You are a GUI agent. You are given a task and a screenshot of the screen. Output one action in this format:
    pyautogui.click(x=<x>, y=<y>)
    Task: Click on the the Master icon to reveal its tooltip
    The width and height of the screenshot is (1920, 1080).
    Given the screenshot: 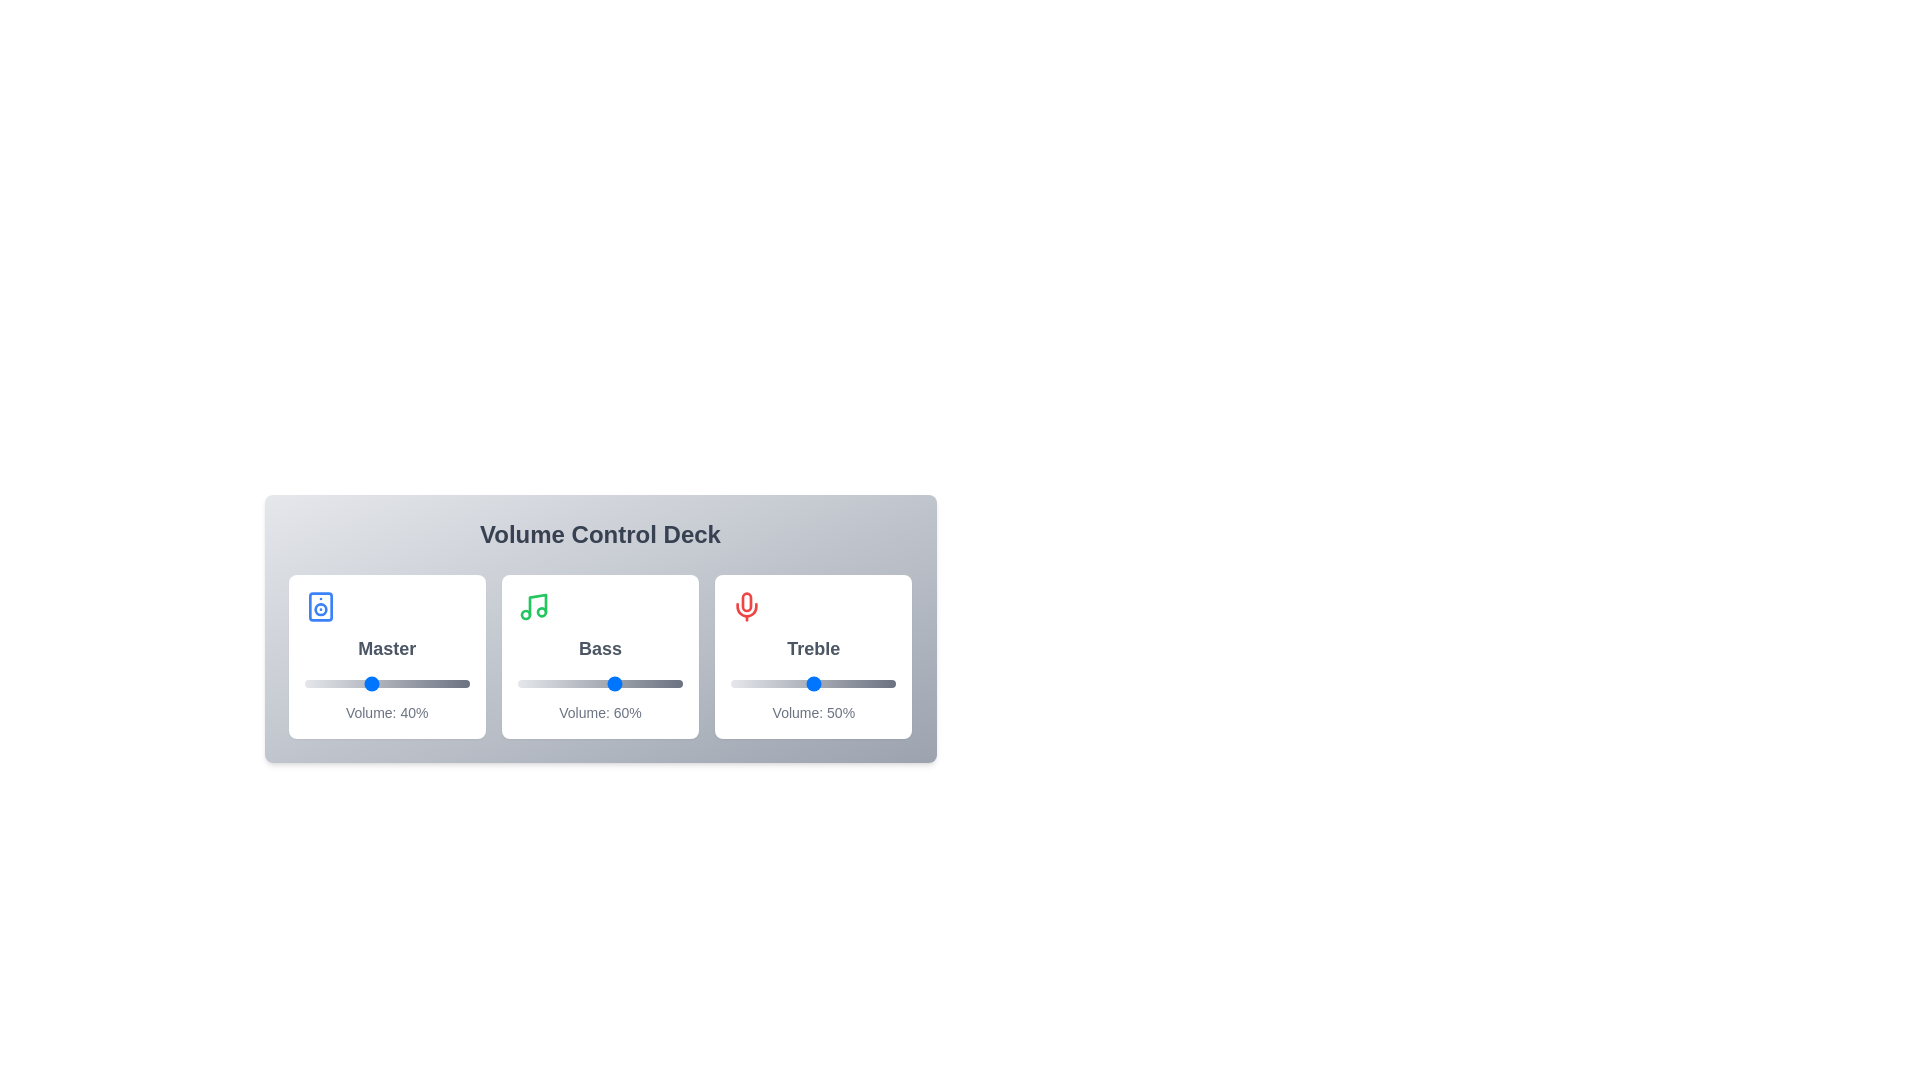 What is the action you would take?
    pyautogui.click(x=320, y=605)
    